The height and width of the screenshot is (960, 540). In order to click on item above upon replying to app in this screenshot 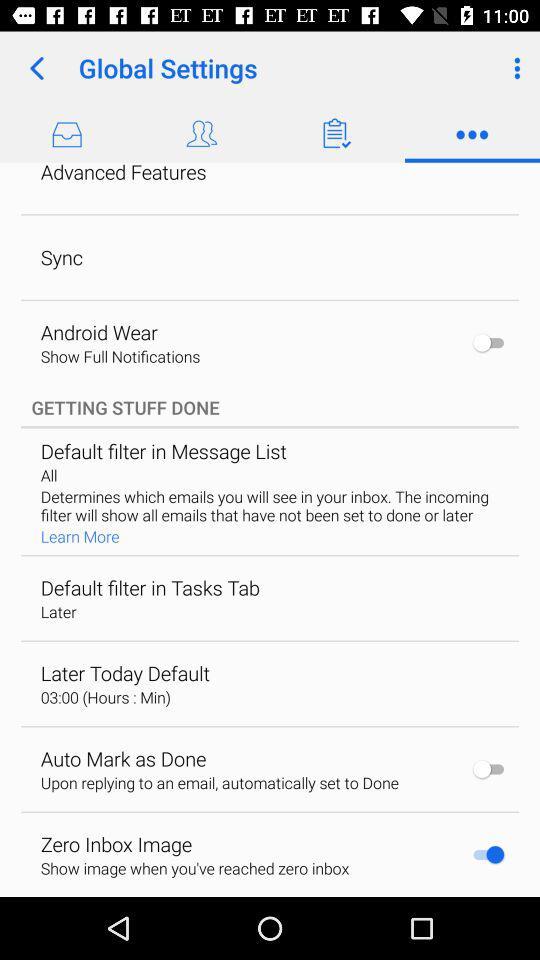, I will do `click(123, 757)`.